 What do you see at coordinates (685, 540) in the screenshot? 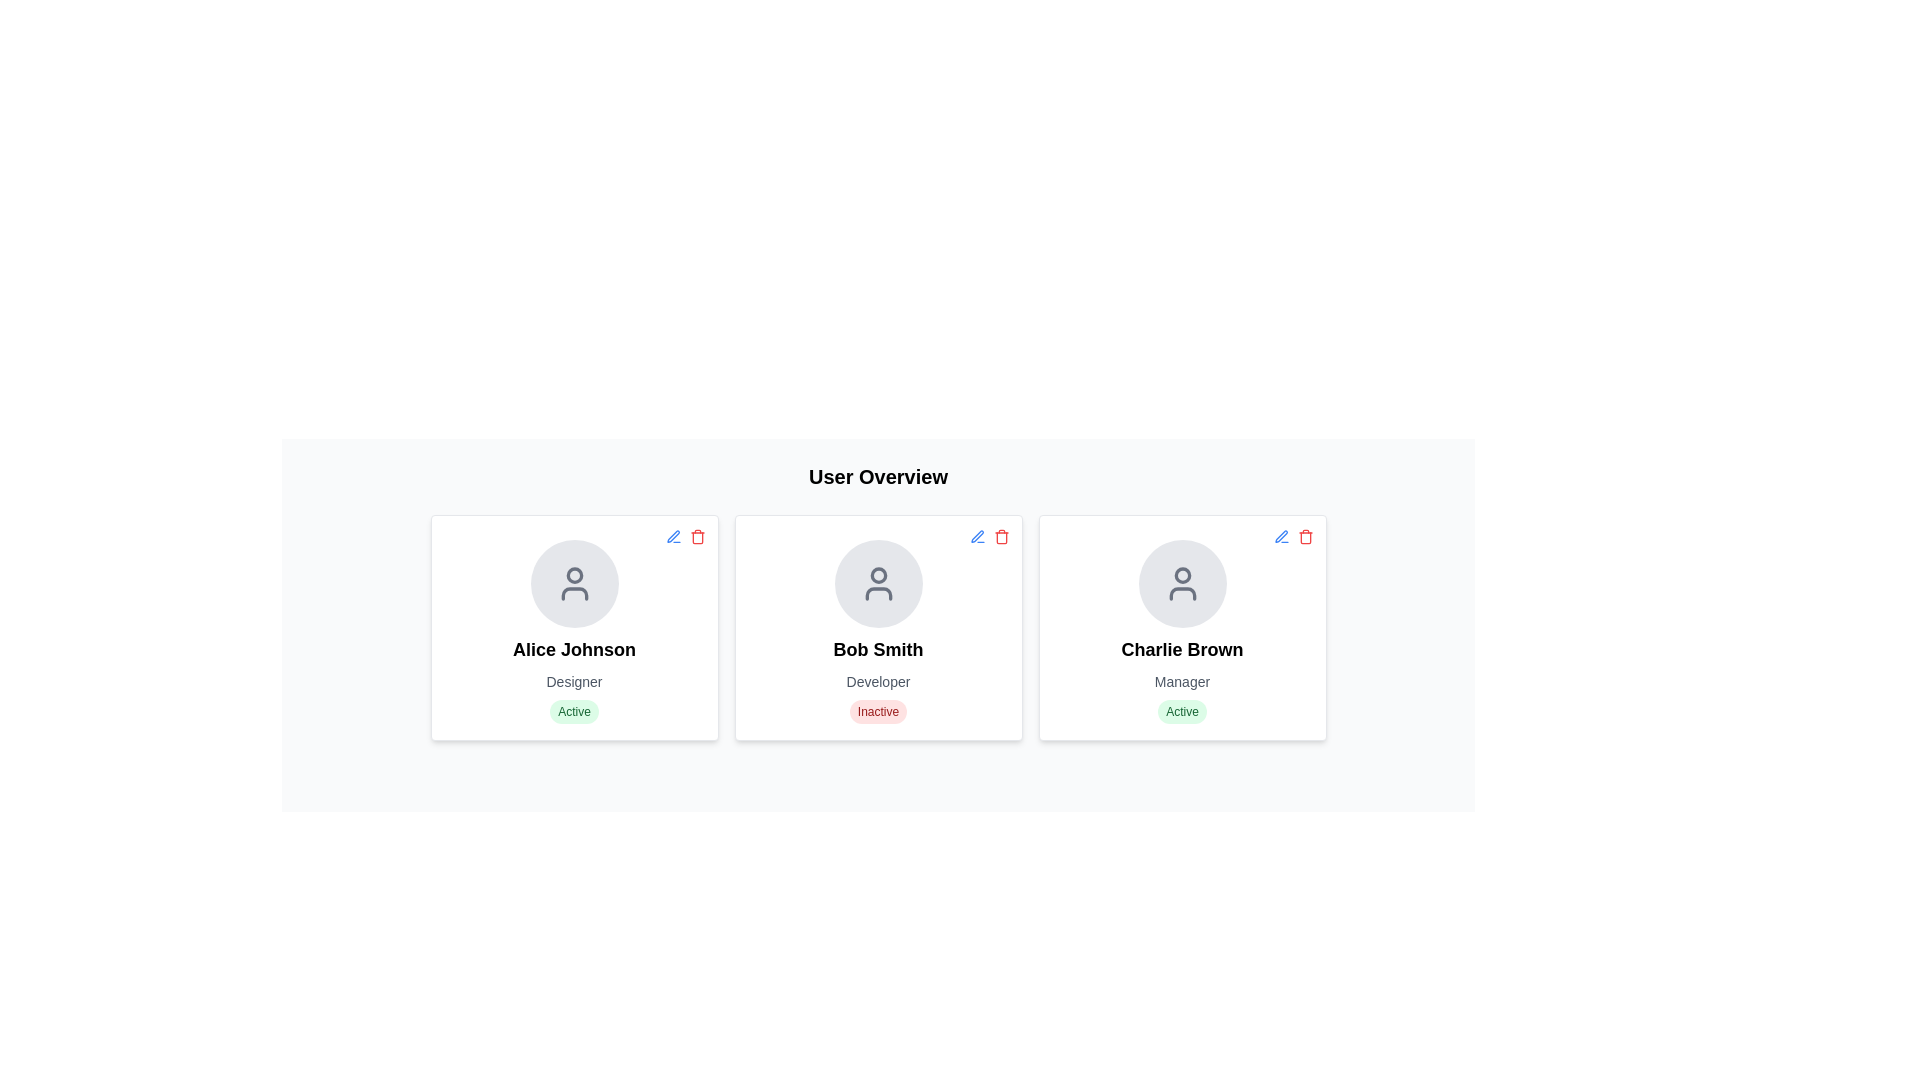
I see `the edit icon located at the top-right corner of the card containing the user 'Alice Johnson' to initiate editing` at bounding box center [685, 540].